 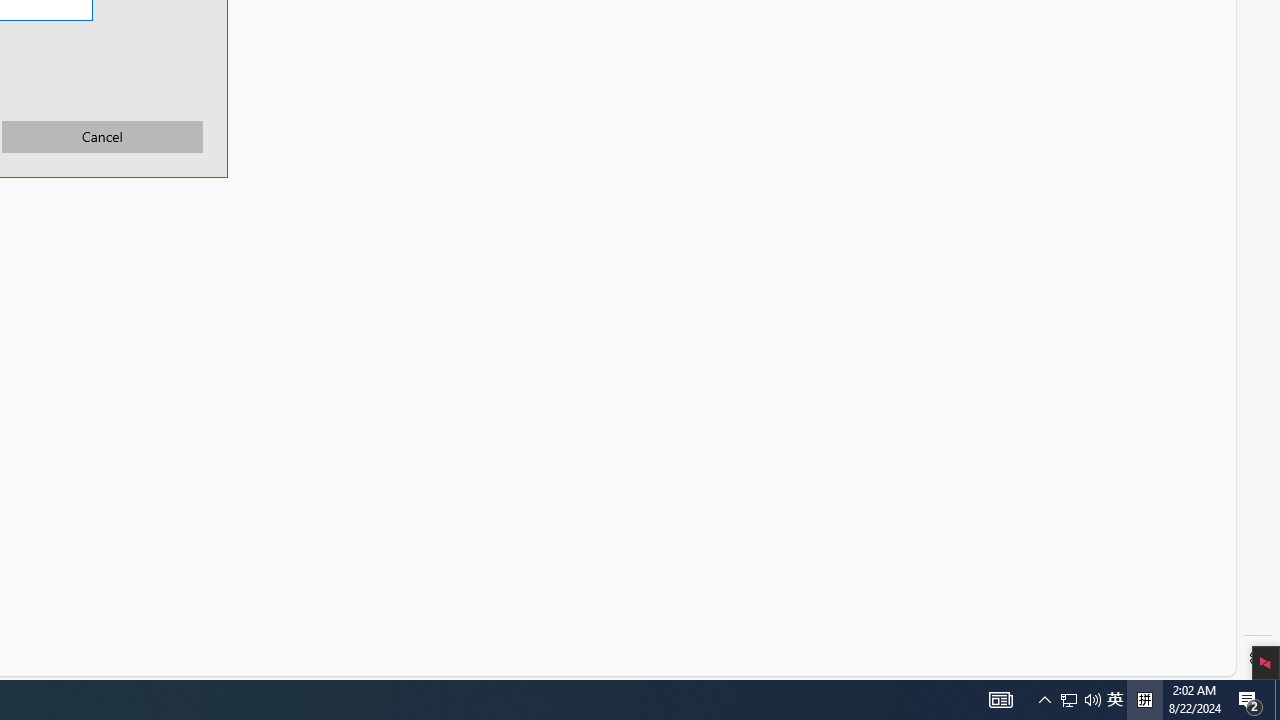 I want to click on 'Tray Input Indicator - Chinese (Simplified, China)', so click(x=1079, y=698).